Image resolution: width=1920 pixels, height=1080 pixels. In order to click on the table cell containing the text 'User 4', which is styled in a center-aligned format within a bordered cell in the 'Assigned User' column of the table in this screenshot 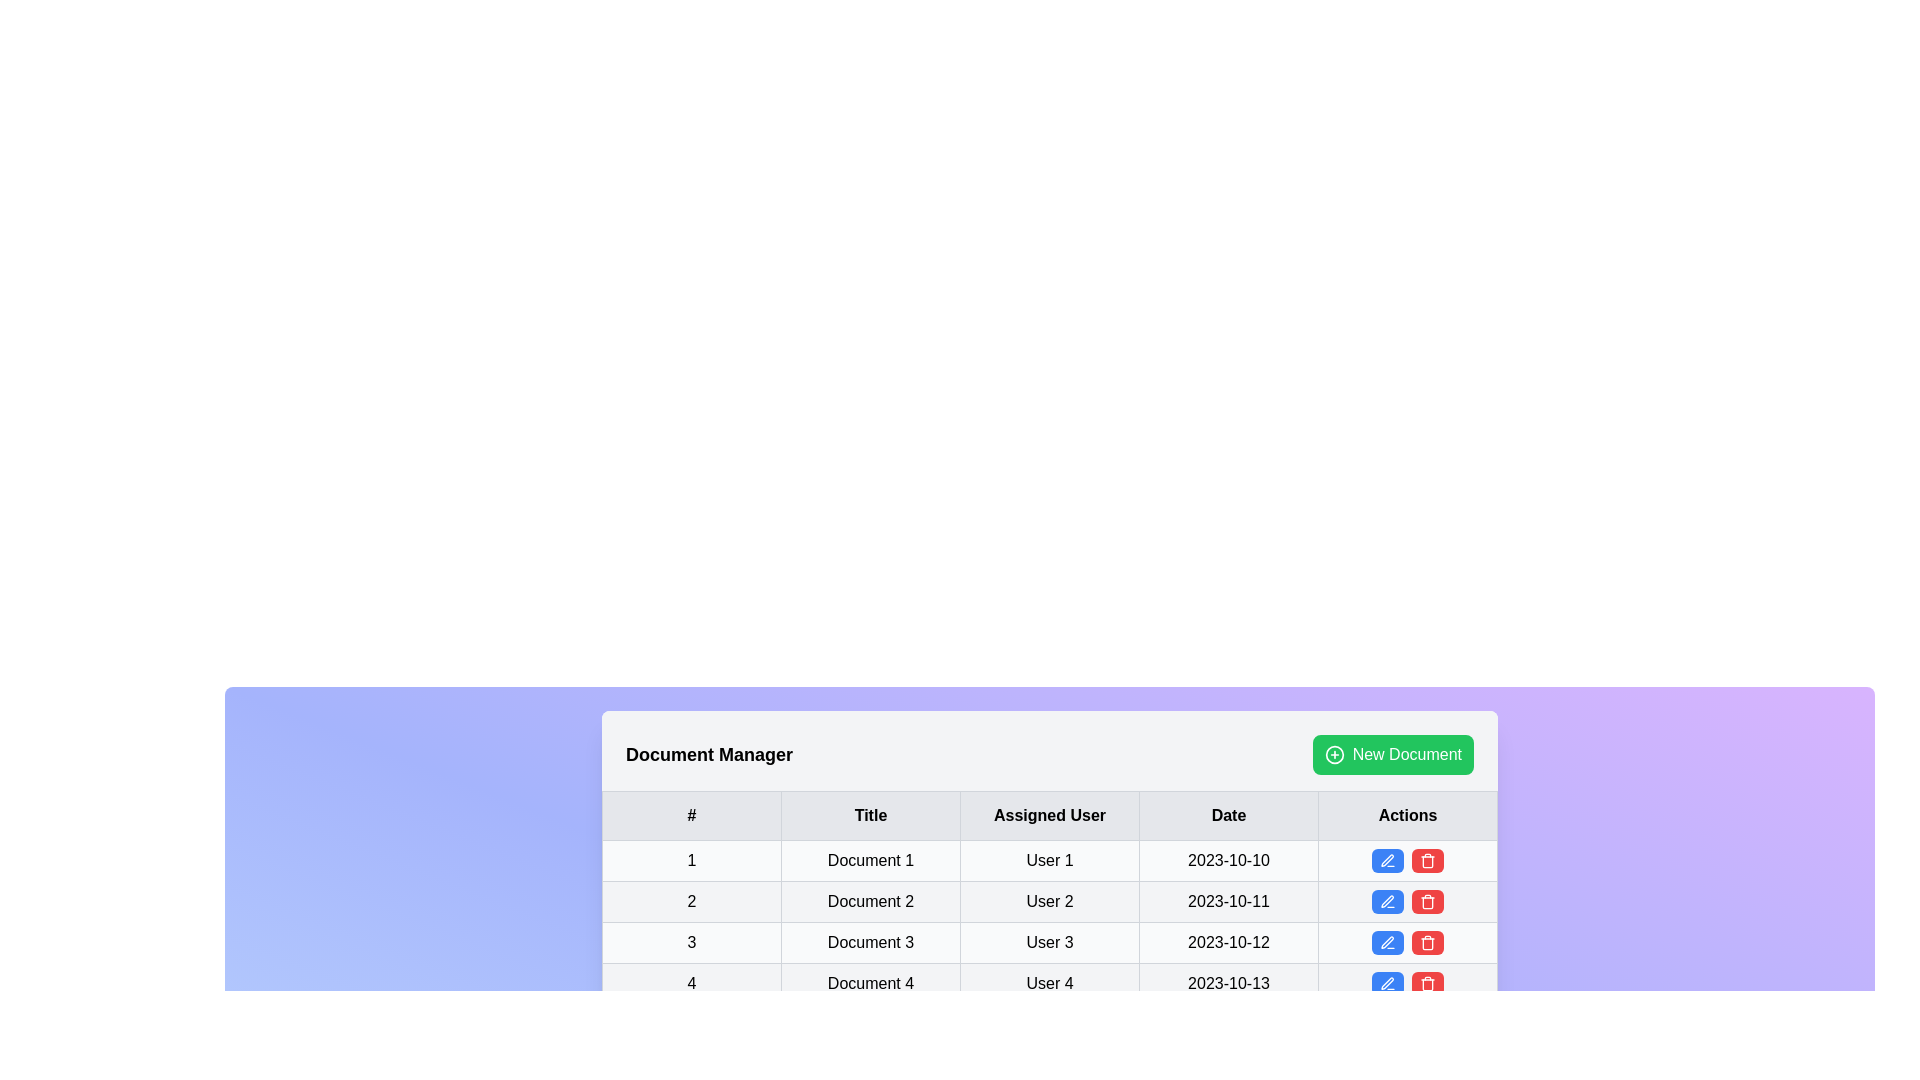, I will do `click(1049, 982)`.